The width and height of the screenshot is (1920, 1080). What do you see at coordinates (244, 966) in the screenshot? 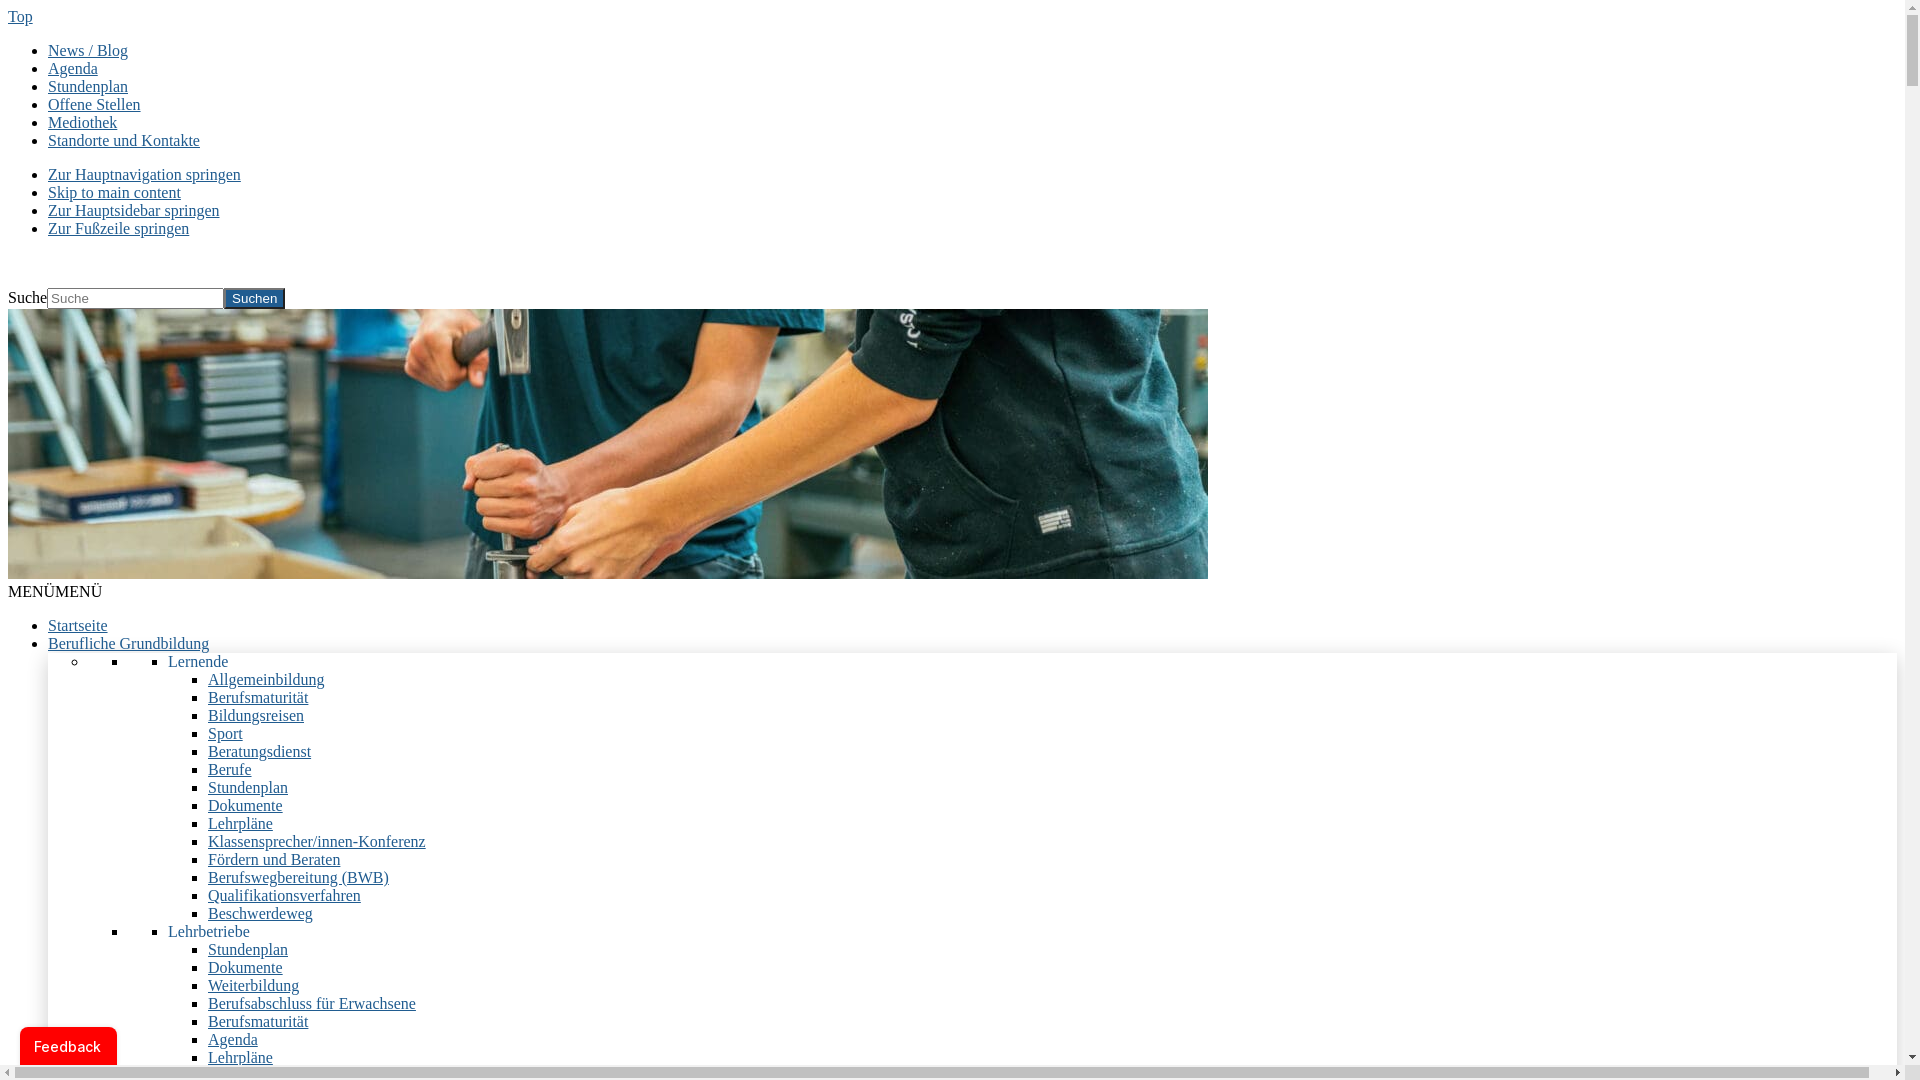
I see `'Dokumente'` at bounding box center [244, 966].